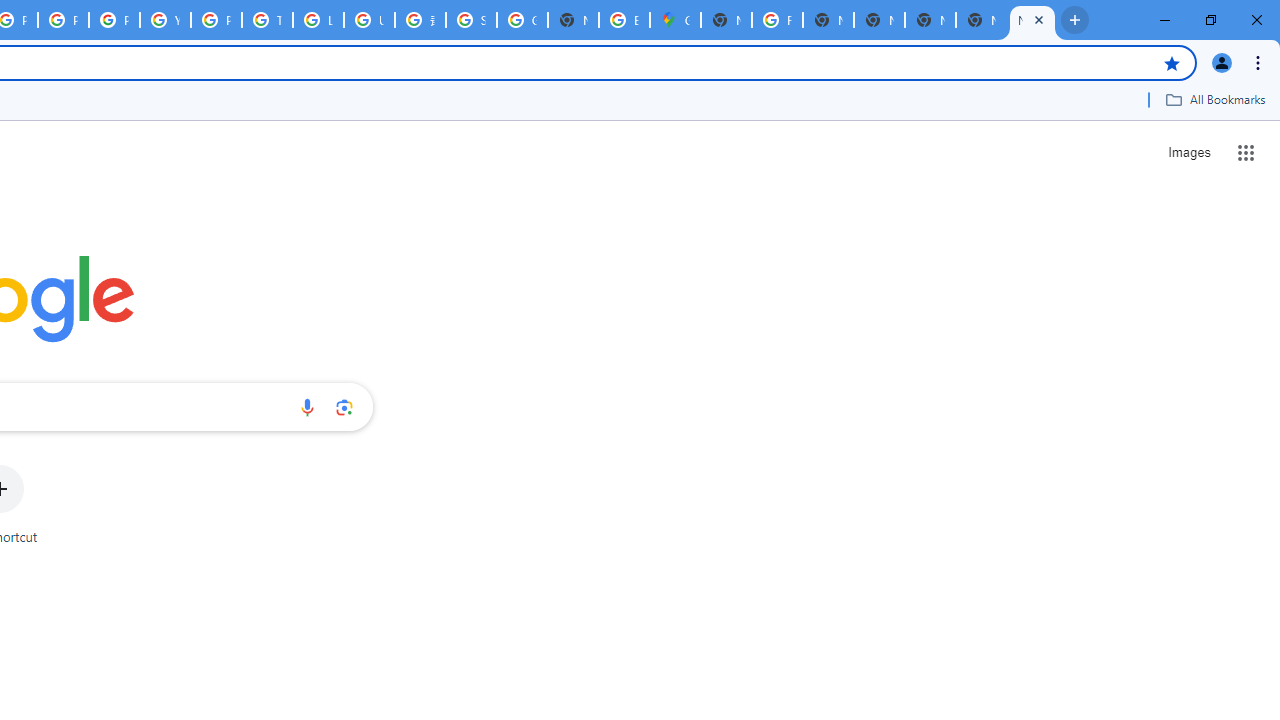  Describe the element at coordinates (470, 20) in the screenshot. I see `'Sign in - Google Accounts'` at that location.